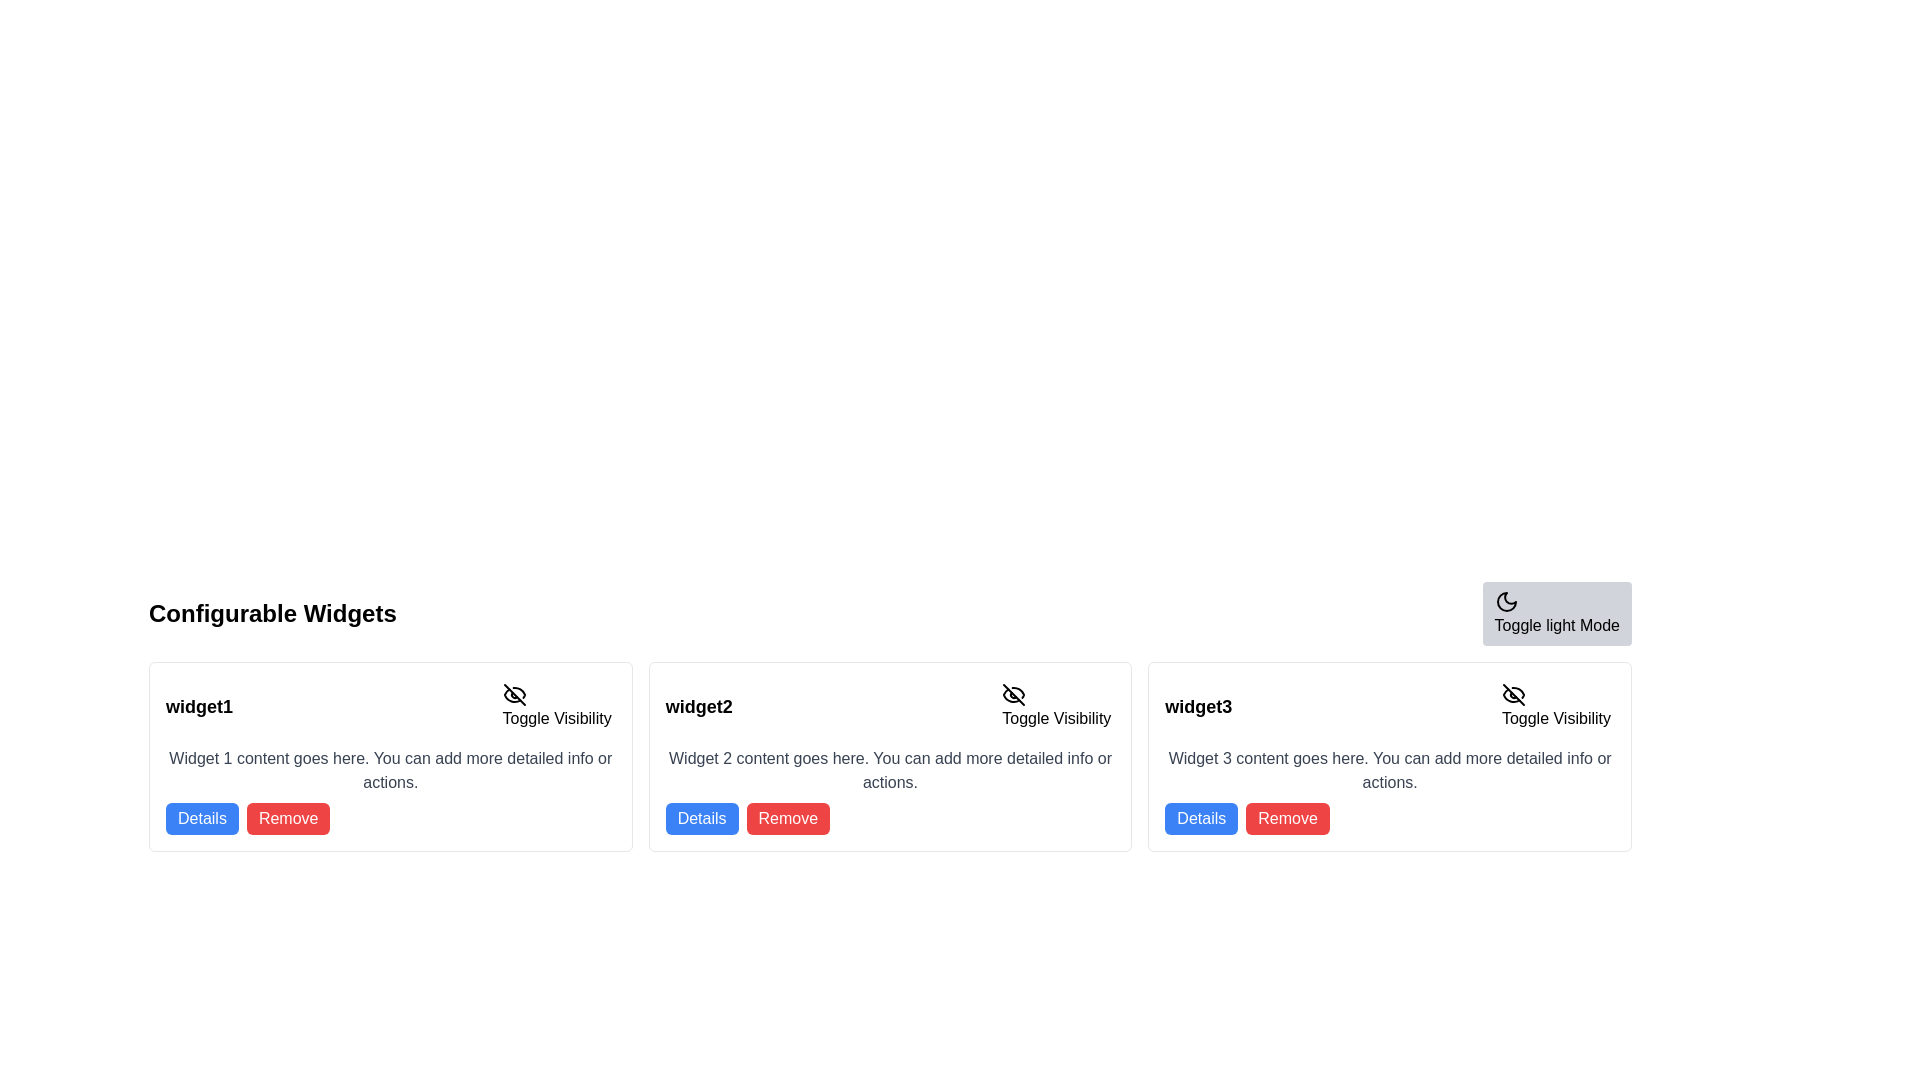 Image resolution: width=1920 pixels, height=1080 pixels. Describe the element at coordinates (202, 818) in the screenshot. I see `the first button on the 'widget1' card located in the bottom-left corner` at that location.